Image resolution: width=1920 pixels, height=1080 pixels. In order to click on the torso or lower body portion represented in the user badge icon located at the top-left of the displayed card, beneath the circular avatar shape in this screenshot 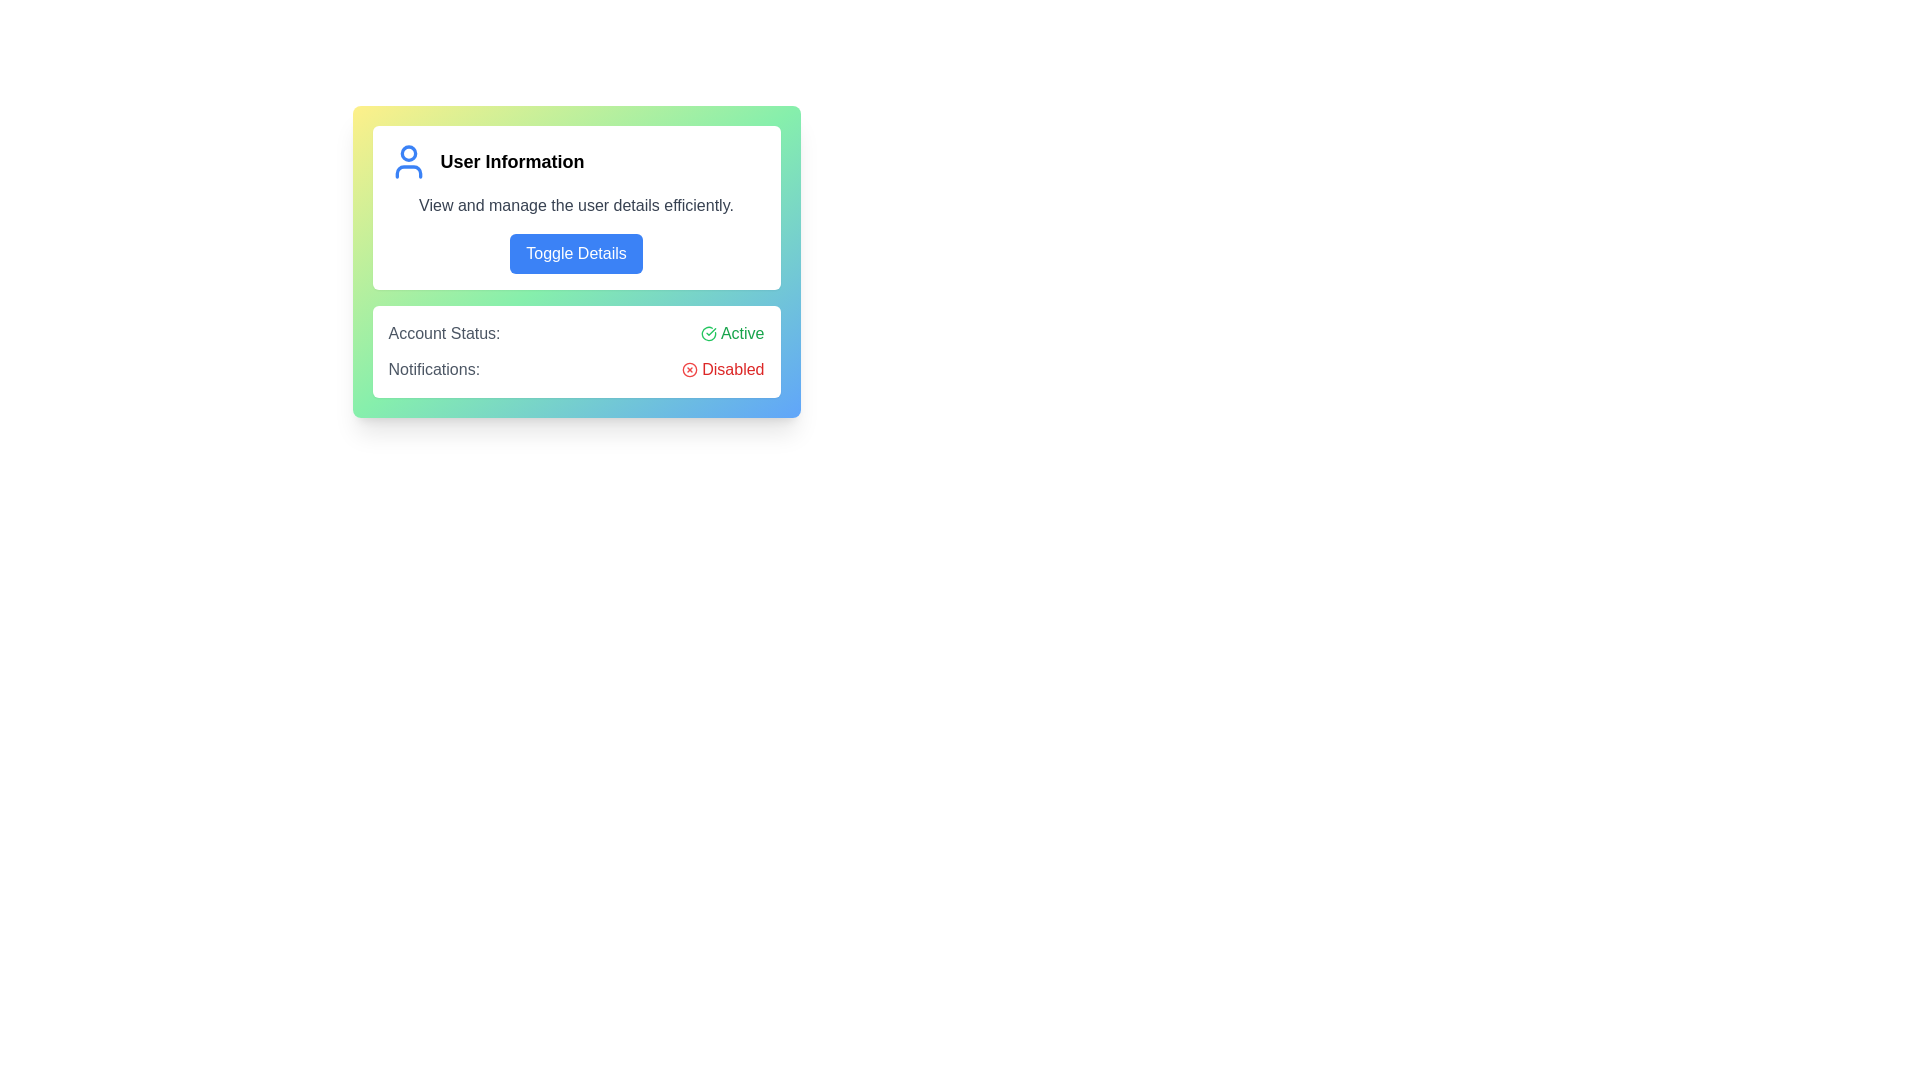, I will do `click(407, 171)`.